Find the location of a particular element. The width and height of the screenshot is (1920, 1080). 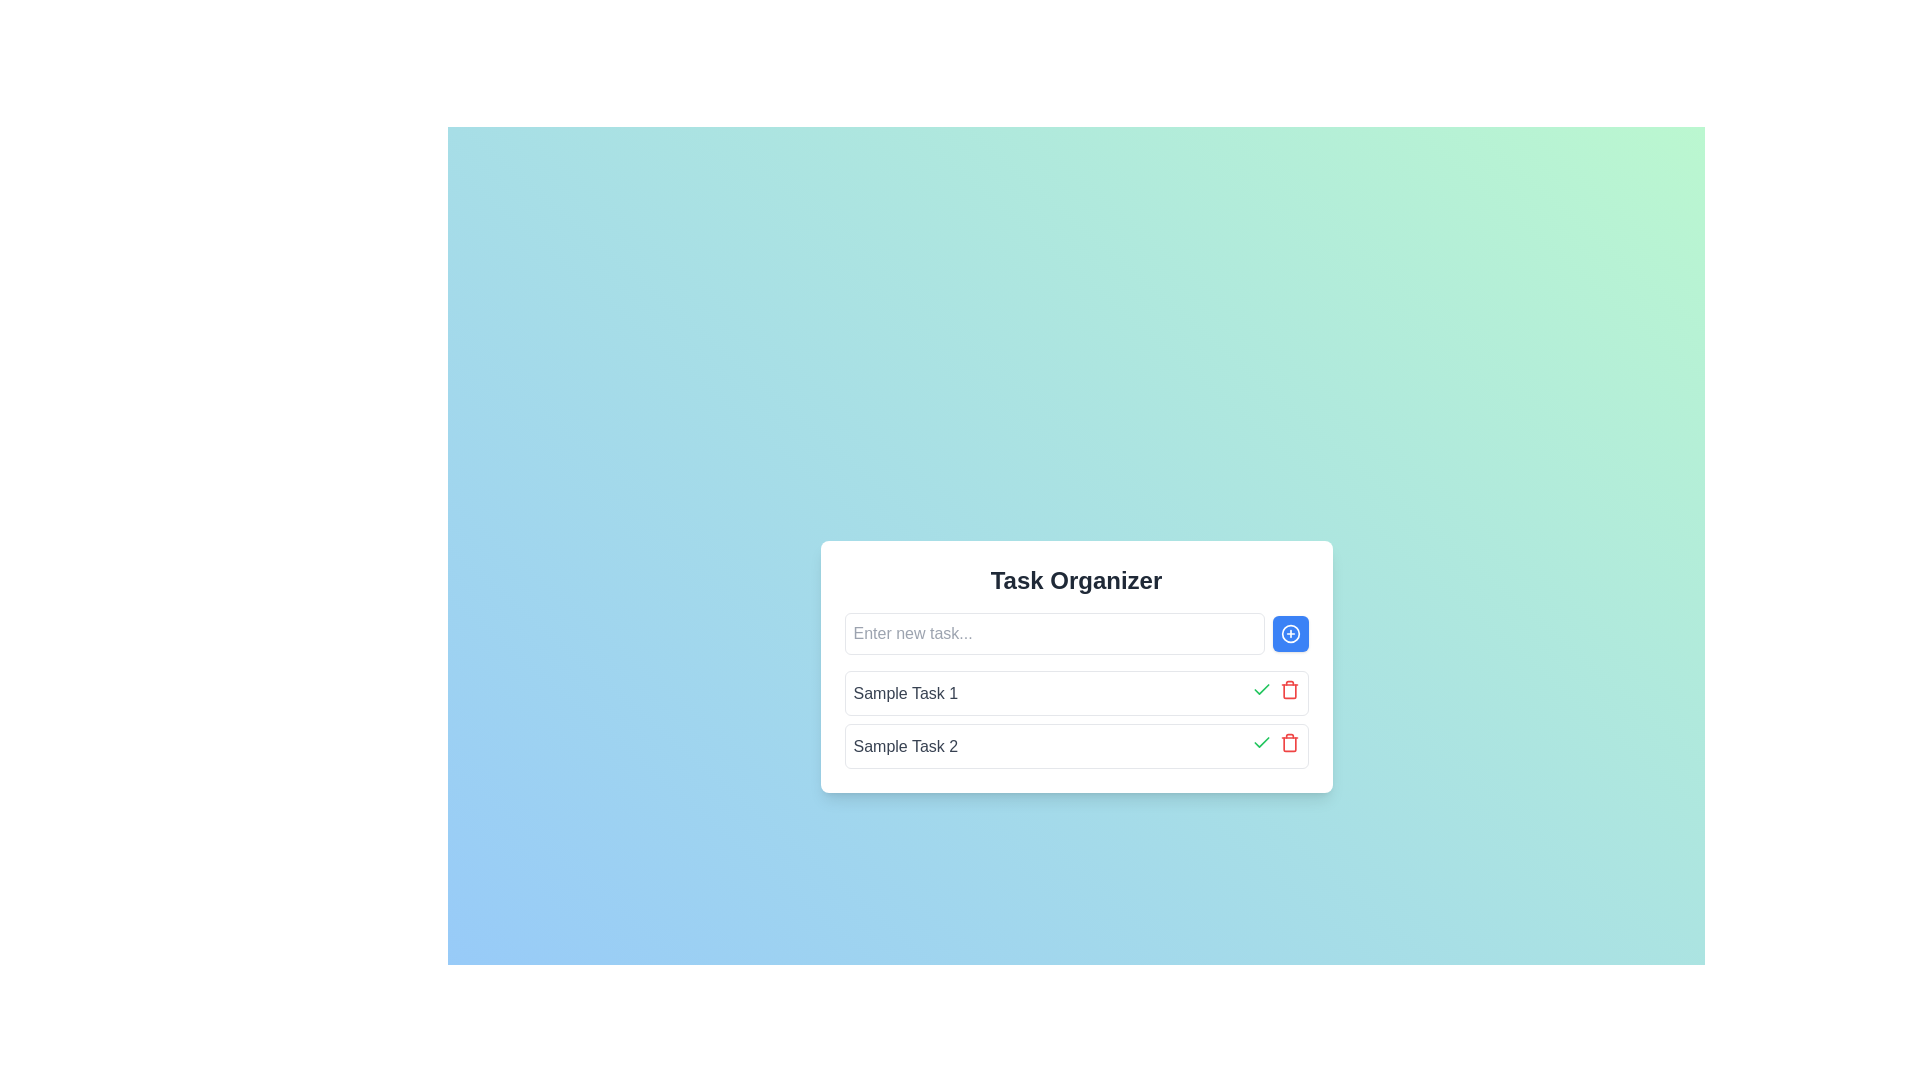

the green checkmark icon located to the right of the task labeled 'Sample Task 1' is located at coordinates (1260, 742).